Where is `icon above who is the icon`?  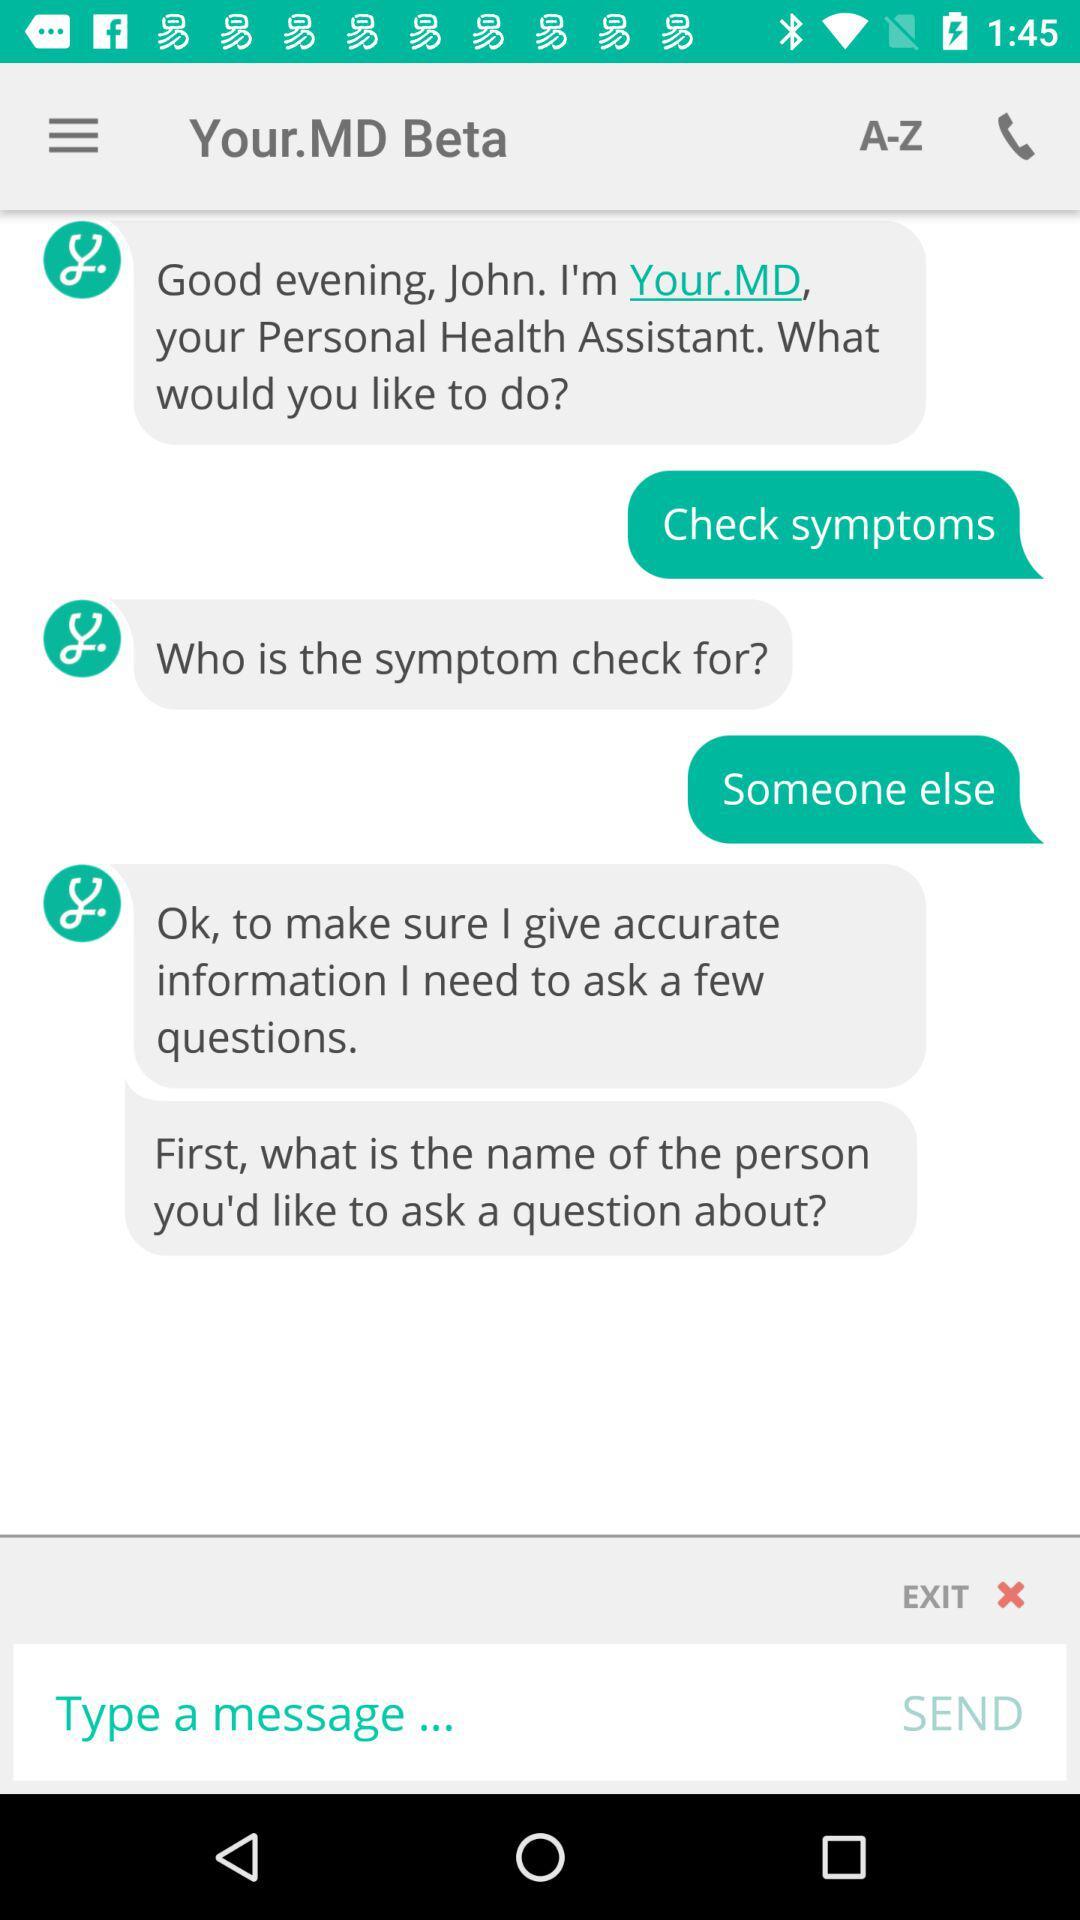
icon above who is the icon is located at coordinates (835, 523).